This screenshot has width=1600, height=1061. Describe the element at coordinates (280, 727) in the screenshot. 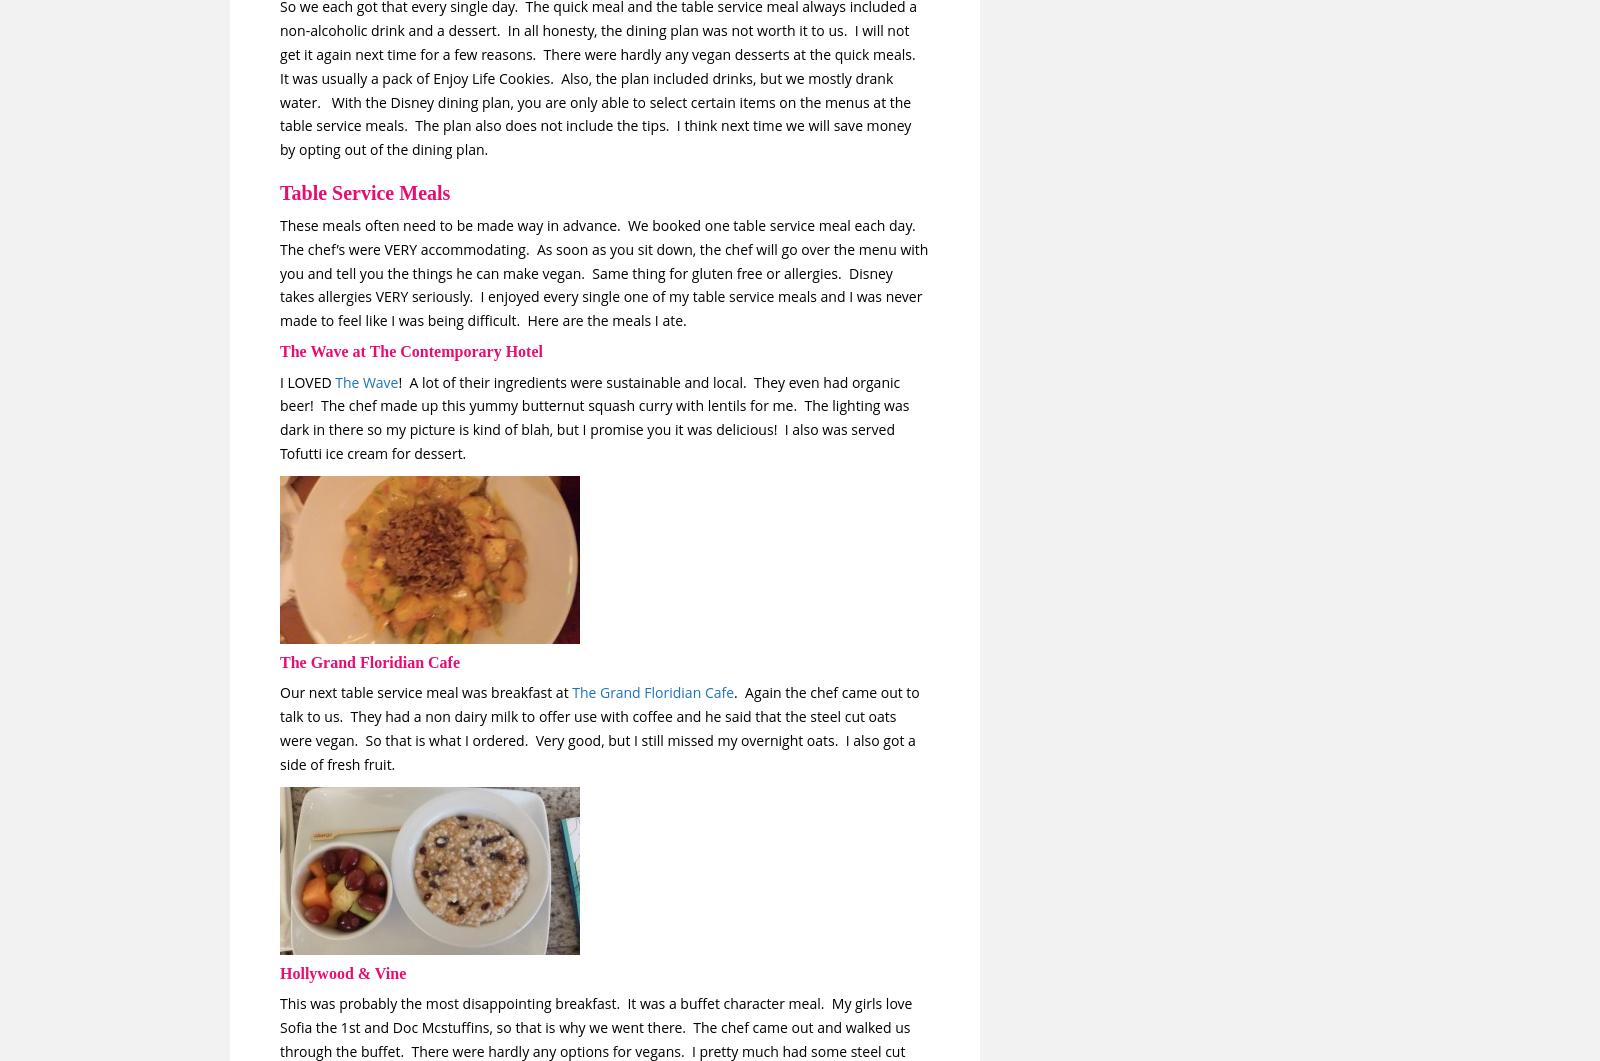

I see `'.  Again the chef came out to talk to us.  They had a non dairy milk to offer use with coffee and he said that the steel cut oats were vegan.  So that is what I ordered.  Very good, but I still missed my overnight oats.  I also got a side of fresh fruit.'` at that location.